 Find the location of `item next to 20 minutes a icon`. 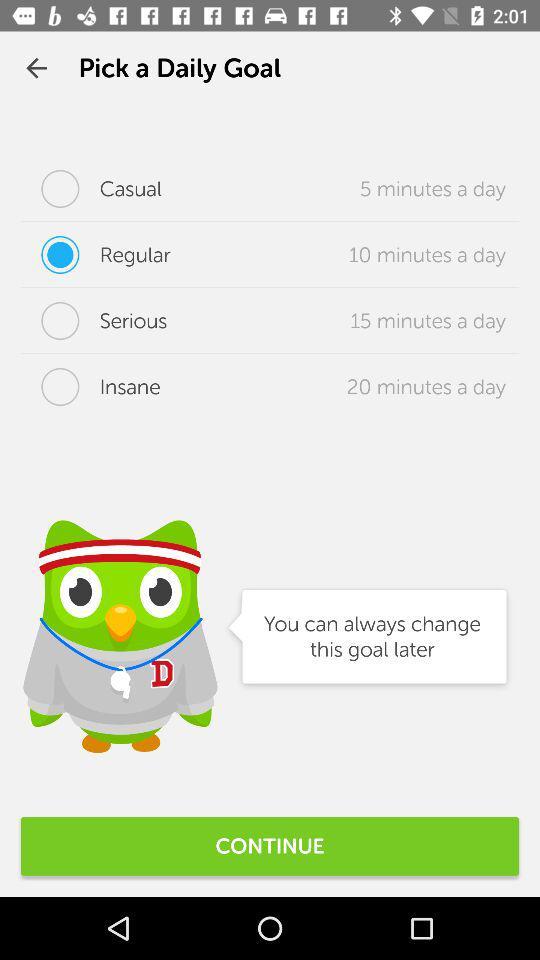

item next to 20 minutes a icon is located at coordinates (89, 385).